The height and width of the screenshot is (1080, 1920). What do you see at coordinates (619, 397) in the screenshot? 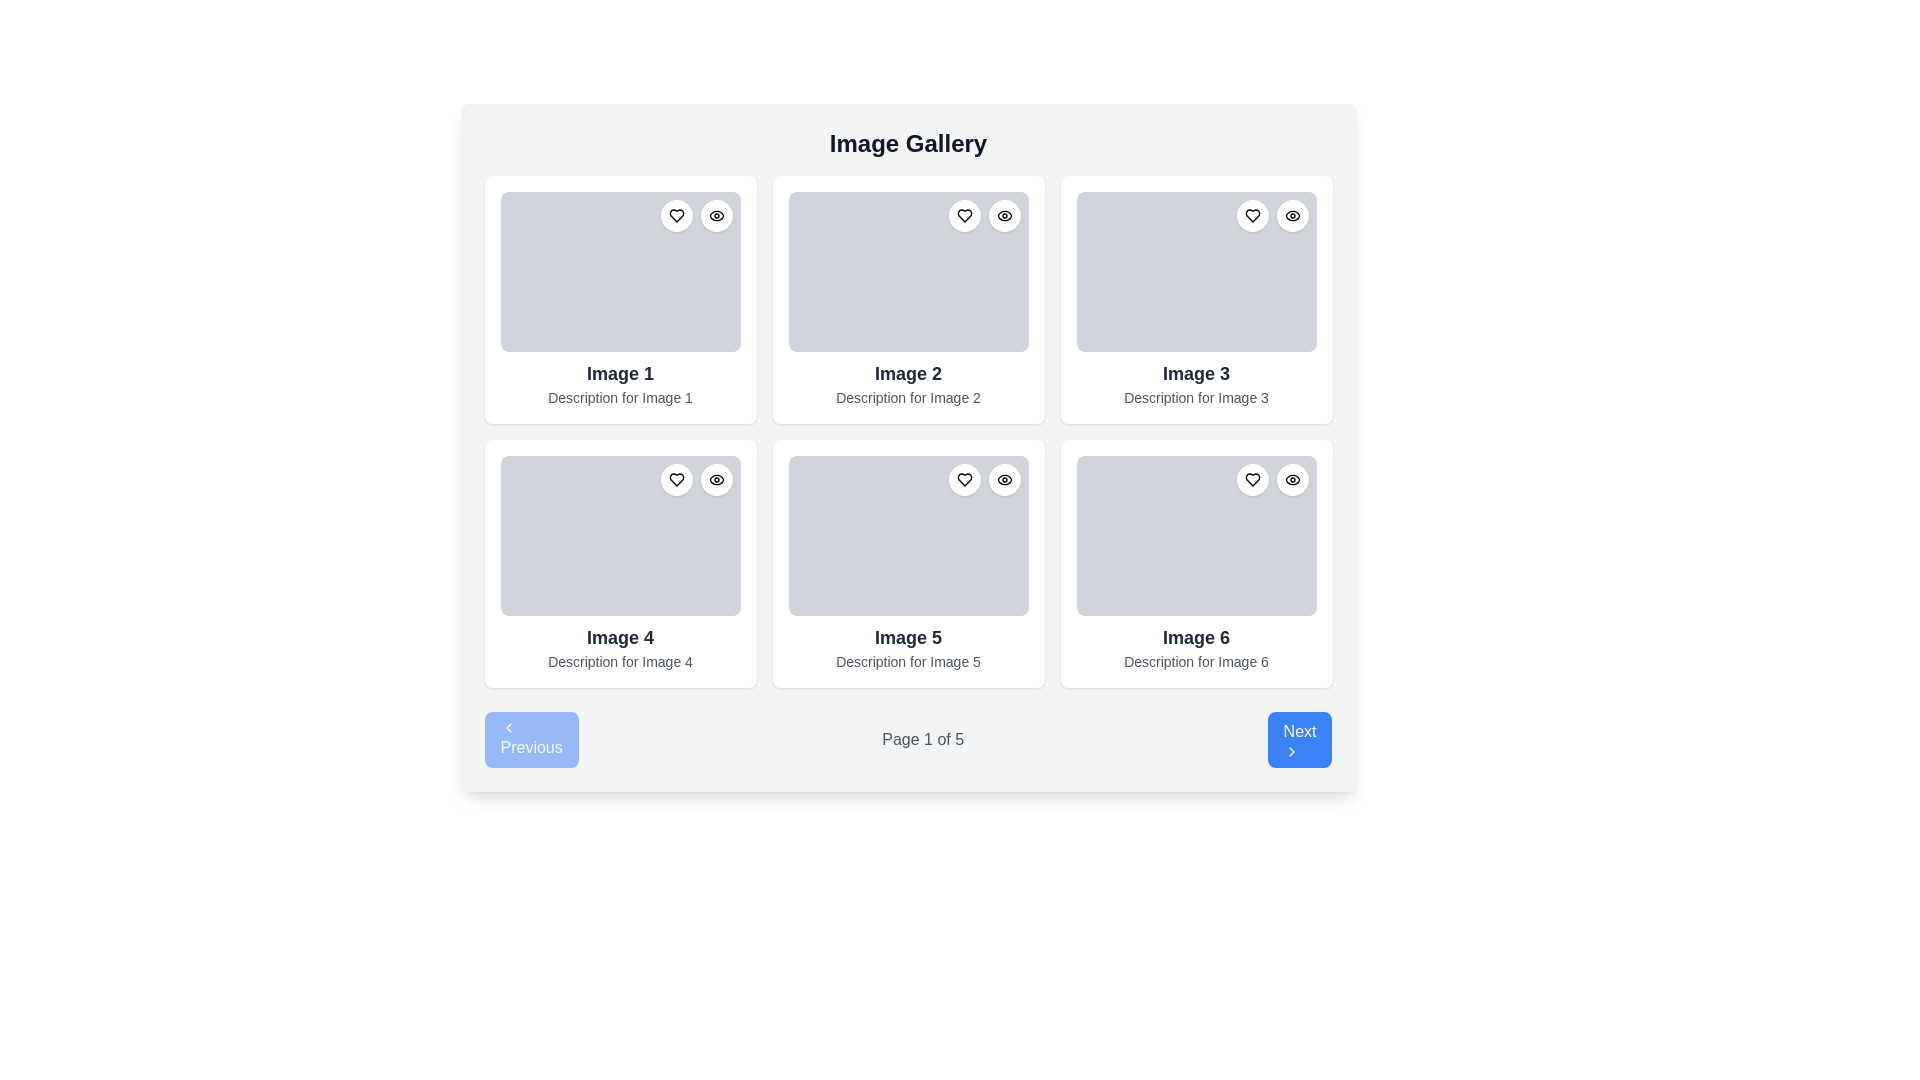
I see `the Text Label located directly beneath the image tile titled 'Image 1' in the gallery, which provides additional context or information about the image` at bounding box center [619, 397].